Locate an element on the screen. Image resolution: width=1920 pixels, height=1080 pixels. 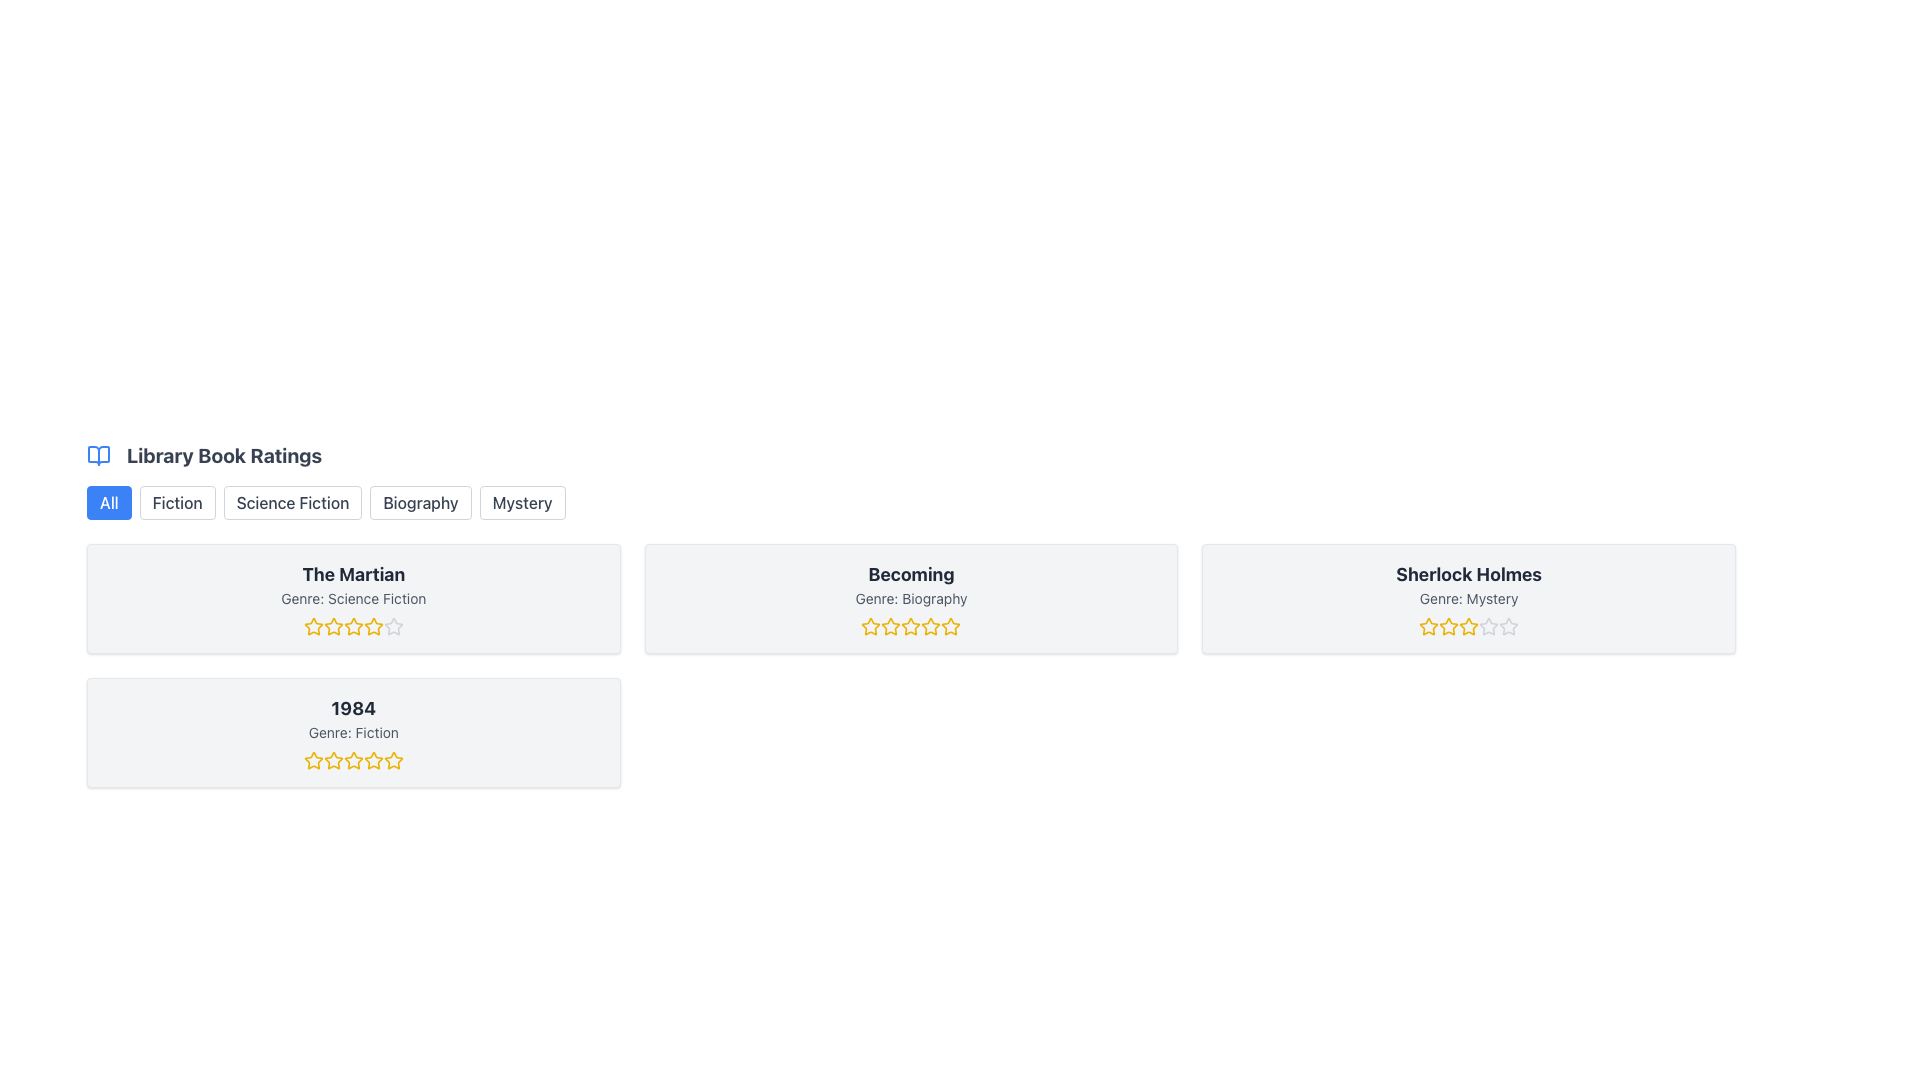
the fourth yellow star icon in the rating section under the 'Becoming' book title to set the rating is located at coordinates (910, 626).